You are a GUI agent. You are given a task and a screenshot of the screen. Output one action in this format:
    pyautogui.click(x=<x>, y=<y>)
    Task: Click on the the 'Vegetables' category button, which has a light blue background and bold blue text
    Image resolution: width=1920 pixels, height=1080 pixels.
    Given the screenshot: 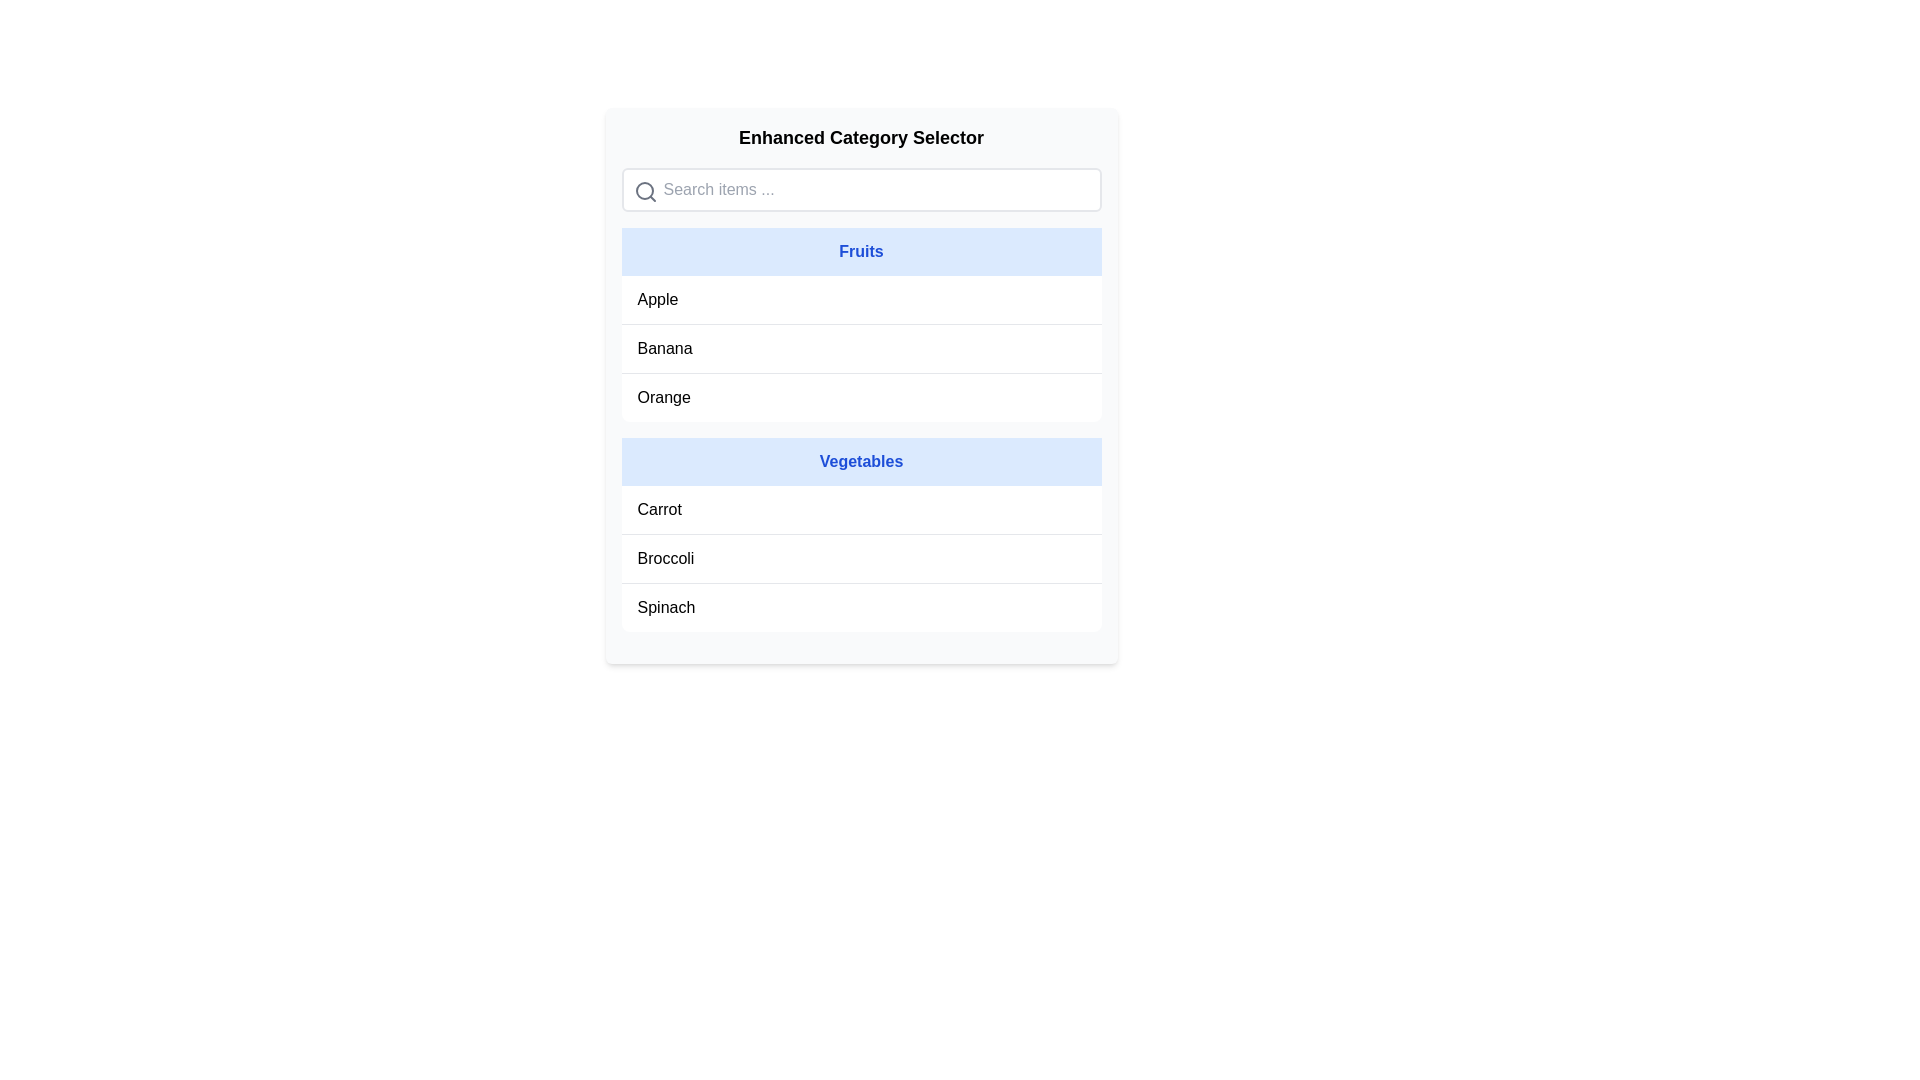 What is the action you would take?
    pyautogui.click(x=861, y=462)
    